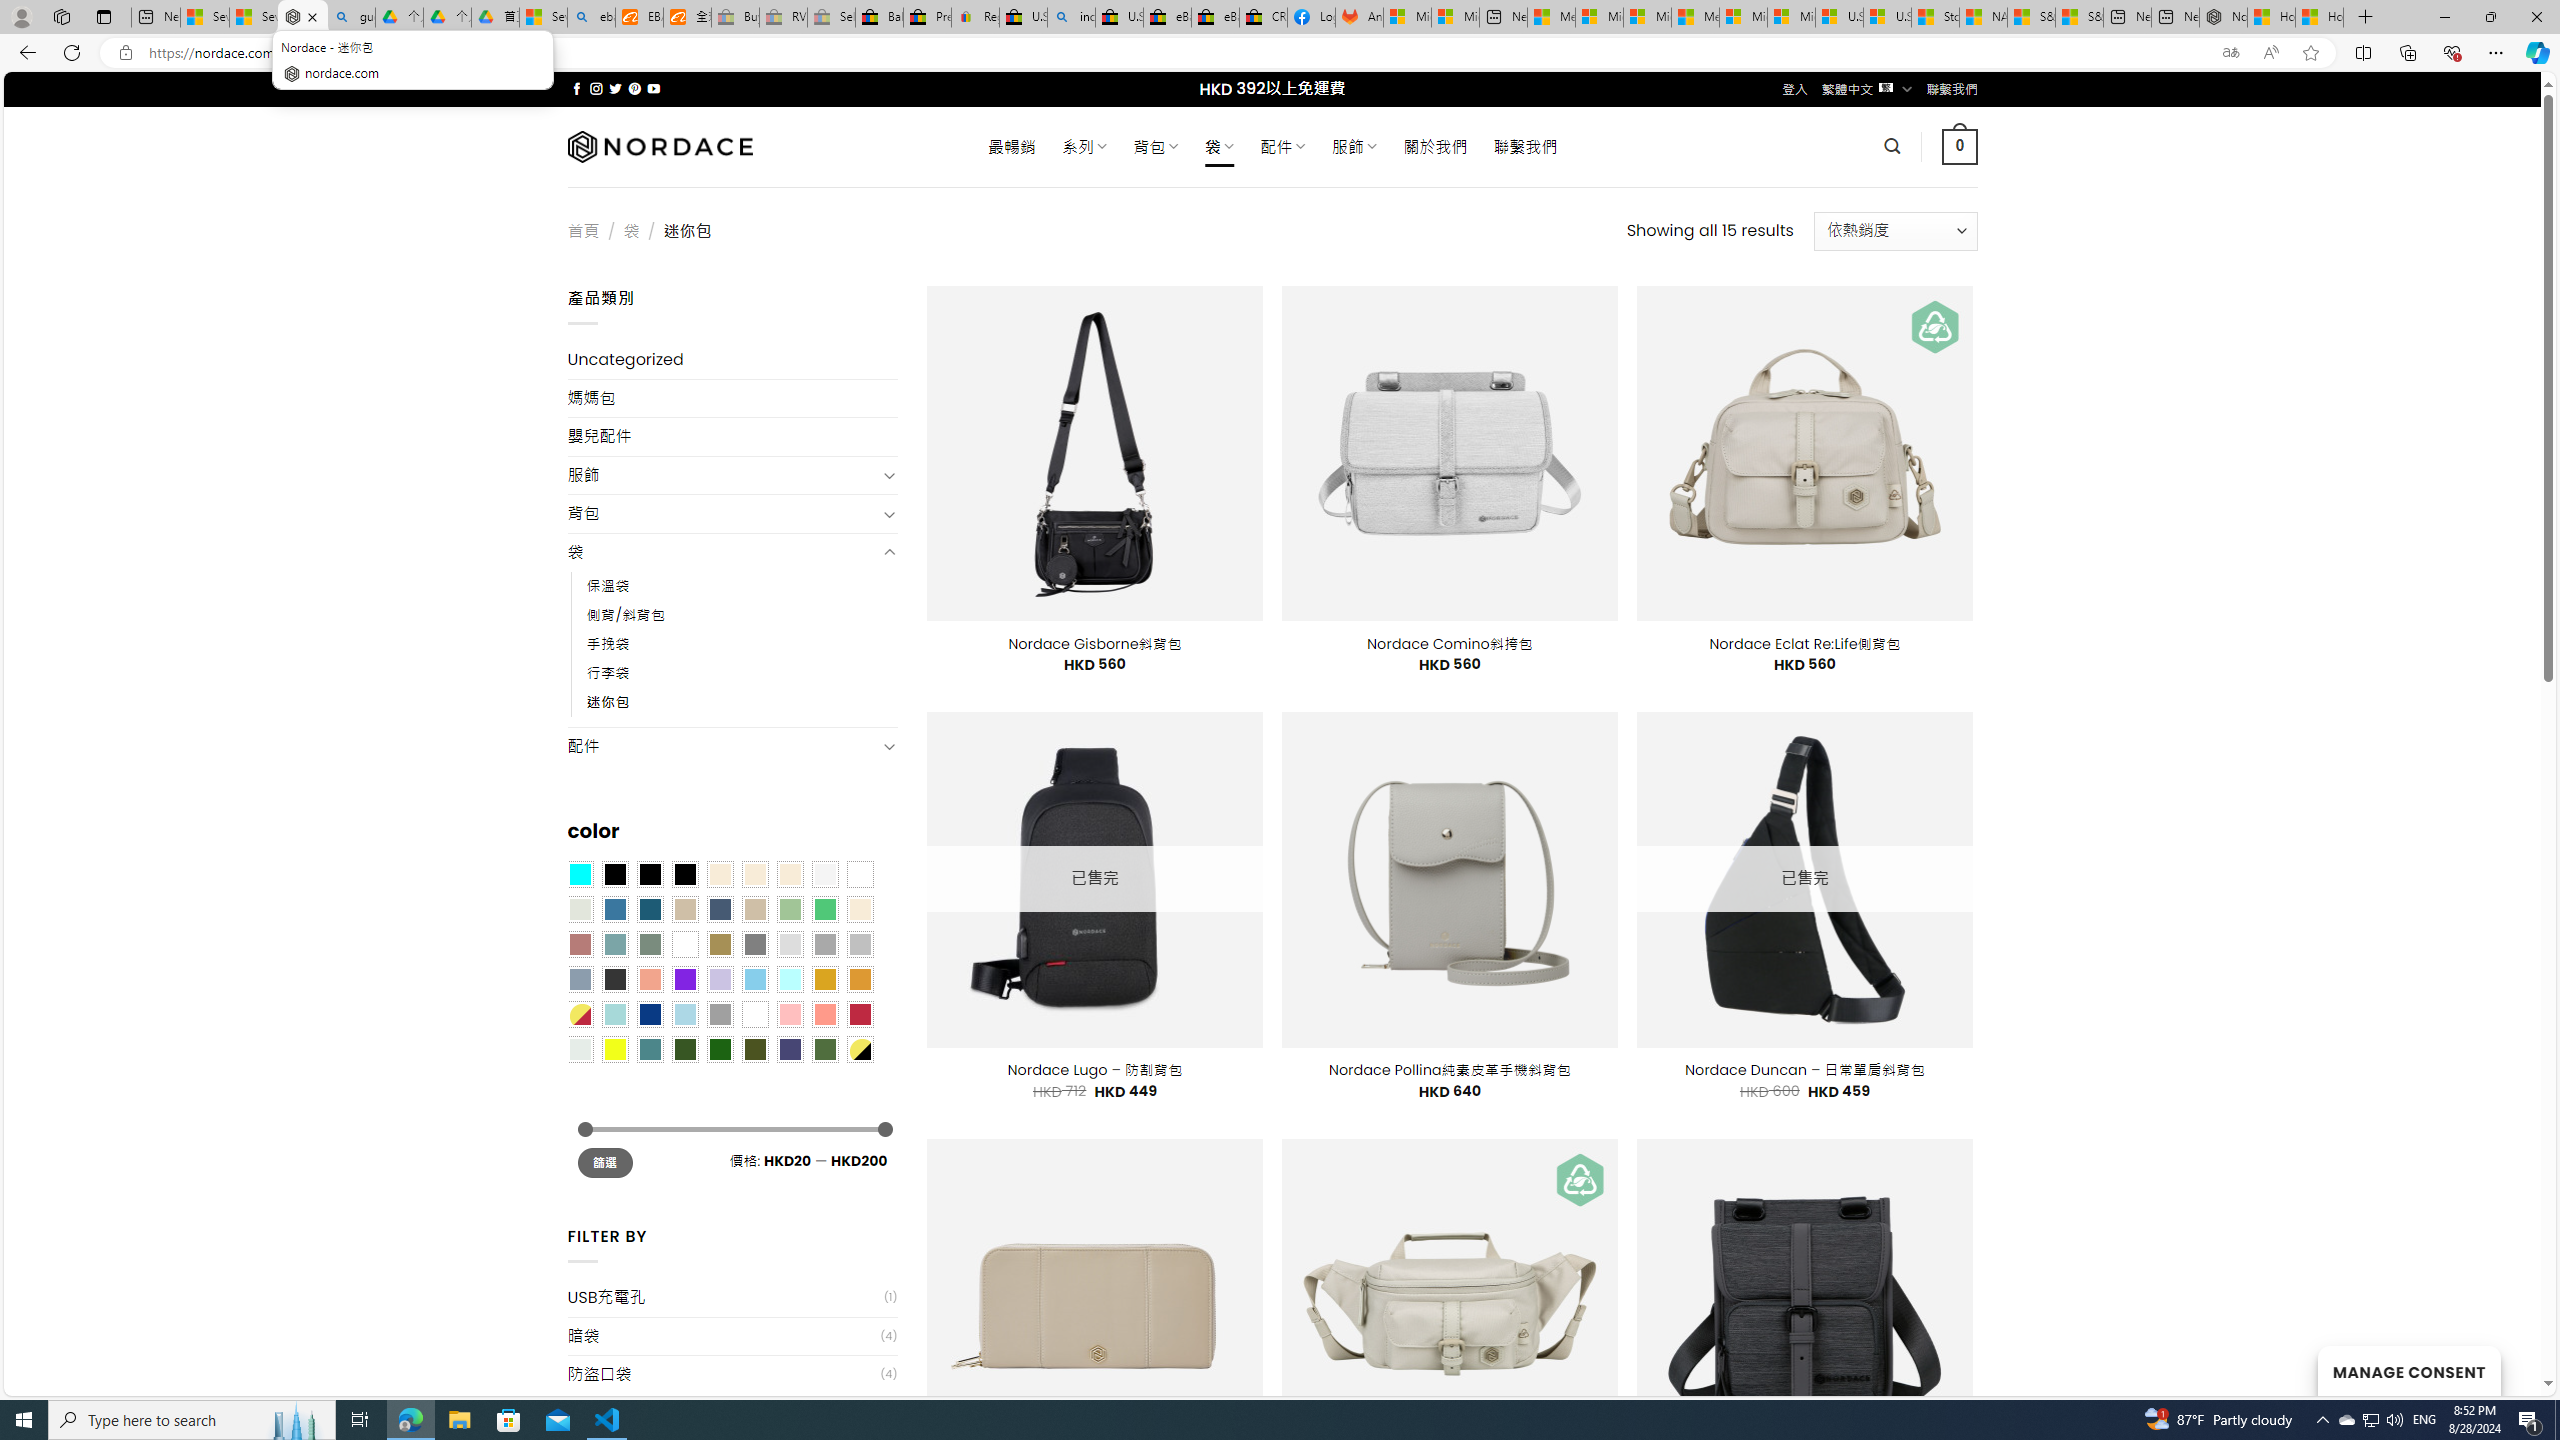 The height and width of the screenshot is (1440, 2560). I want to click on 'ebay - Search', so click(591, 16).